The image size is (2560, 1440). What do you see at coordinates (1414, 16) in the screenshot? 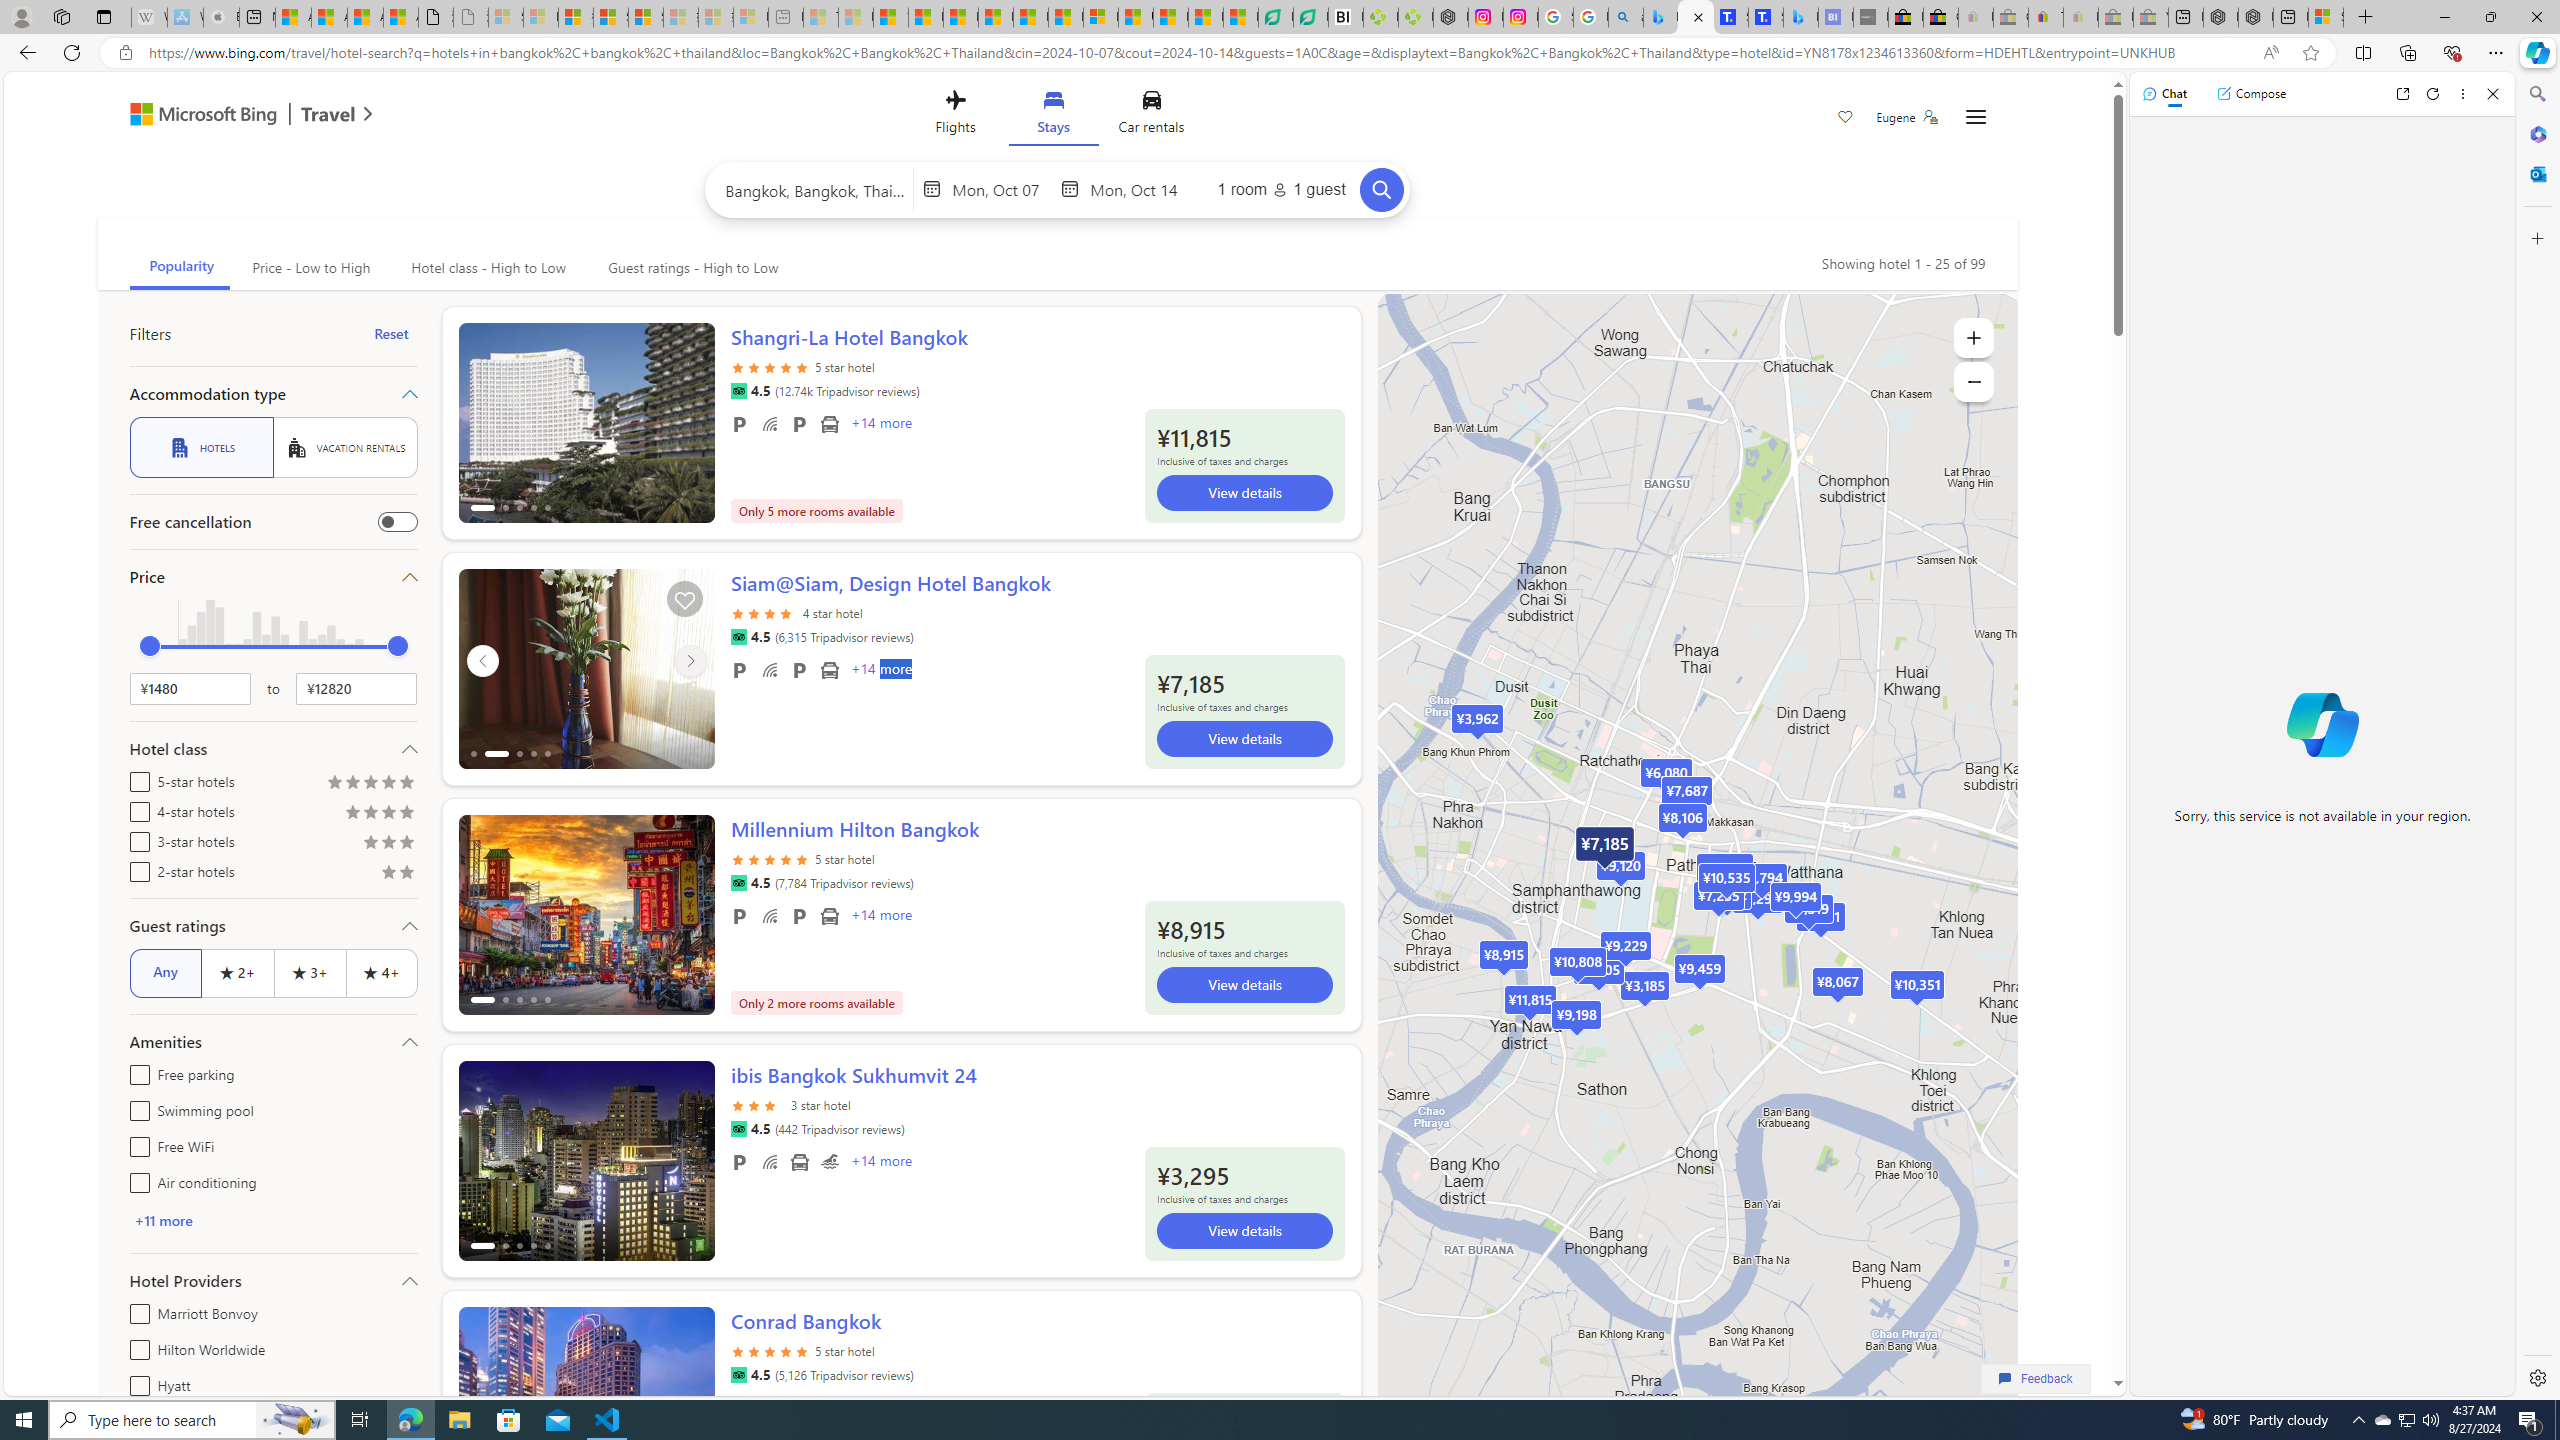
I see `'Descarga Driver Updater'` at bounding box center [1414, 16].